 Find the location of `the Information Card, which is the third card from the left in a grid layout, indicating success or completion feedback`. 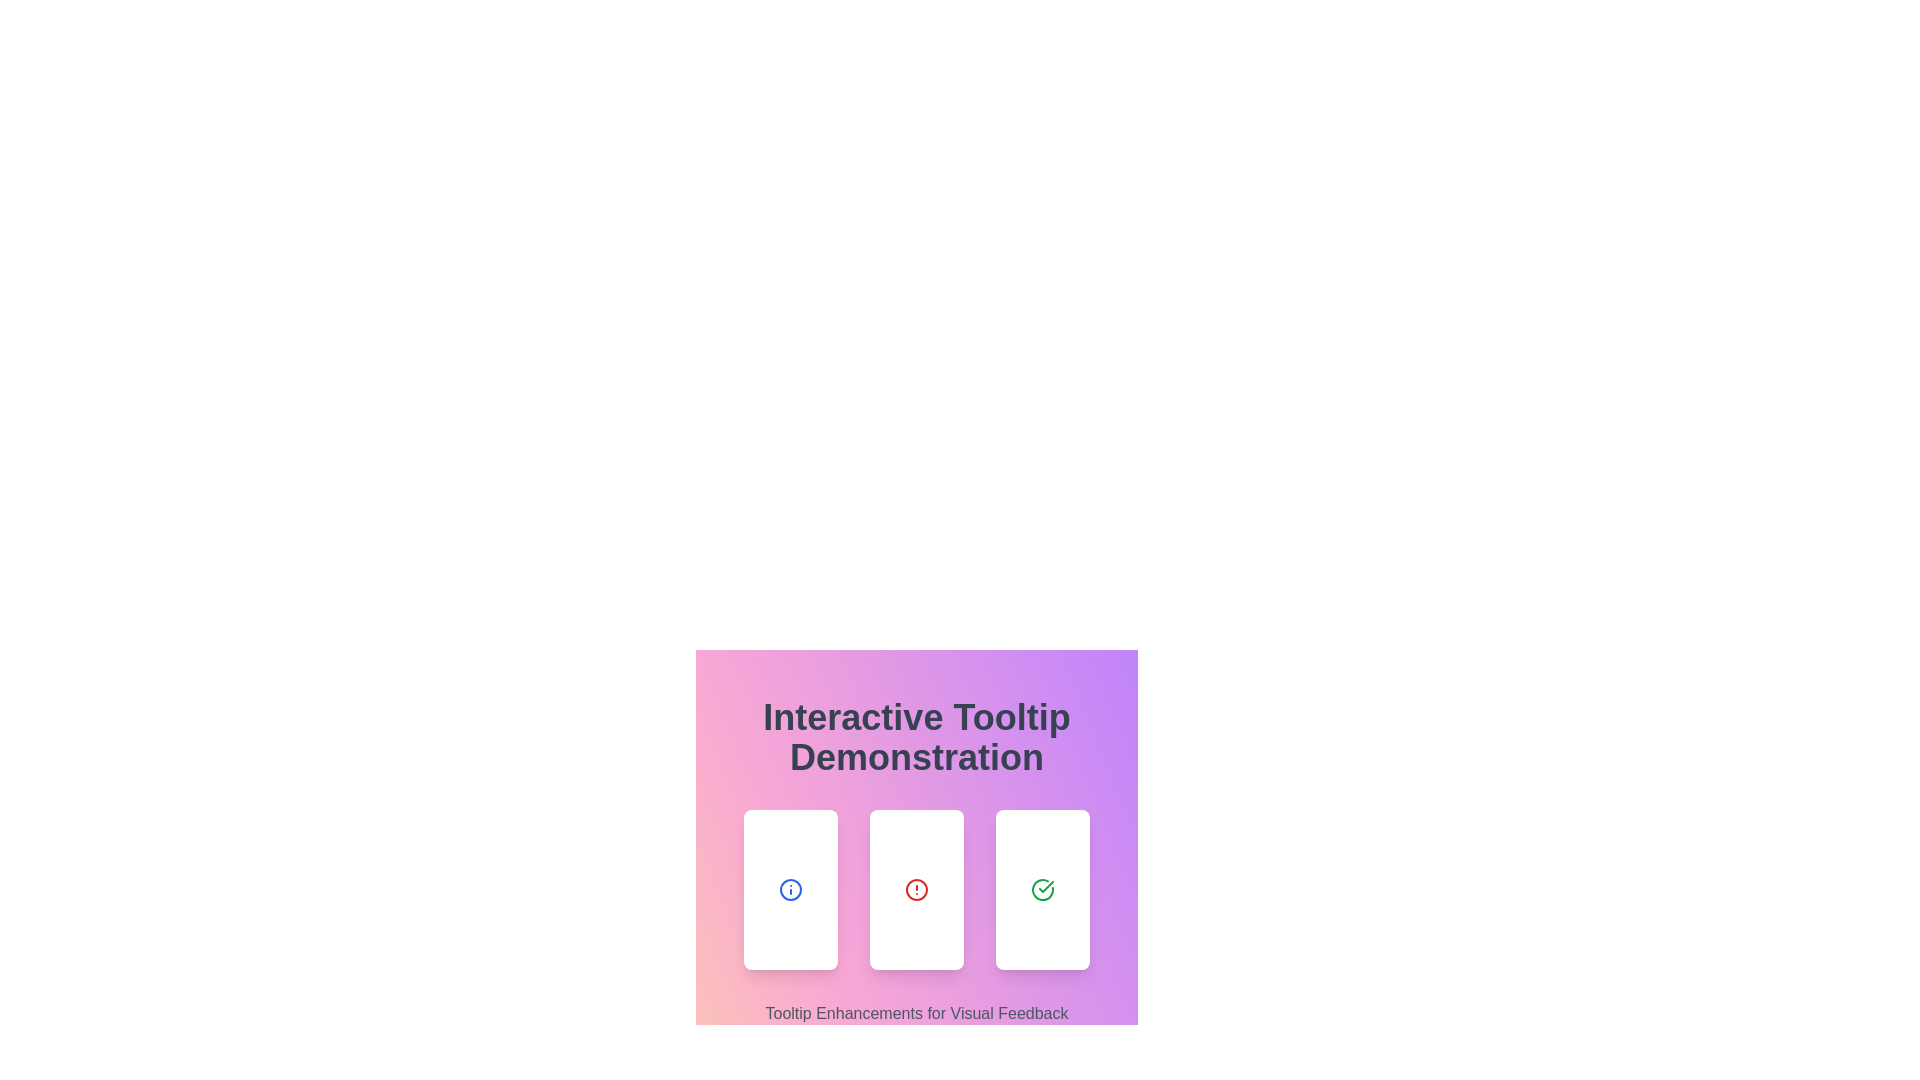

the Information Card, which is the third card from the left in a grid layout, indicating success or completion feedback is located at coordinates (1041, 889).